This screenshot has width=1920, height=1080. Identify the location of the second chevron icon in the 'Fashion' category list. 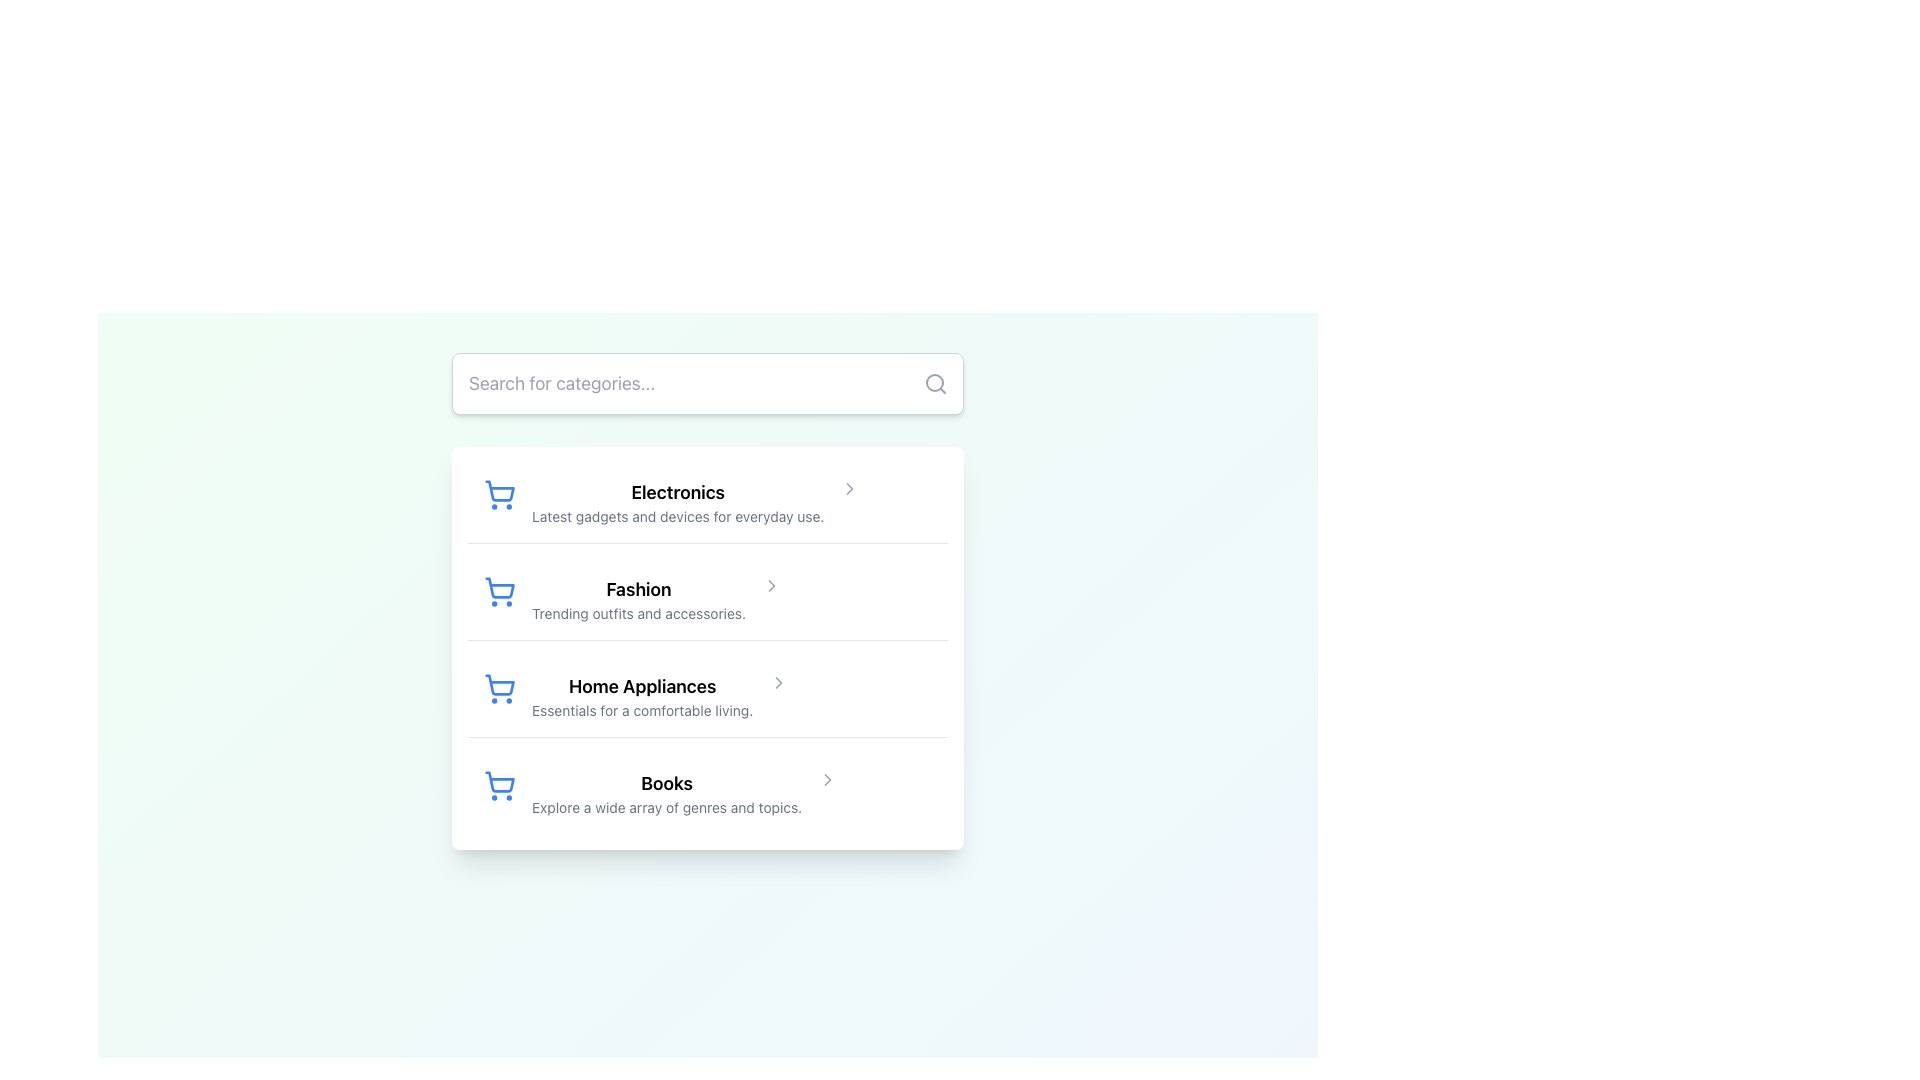
(771, 585).